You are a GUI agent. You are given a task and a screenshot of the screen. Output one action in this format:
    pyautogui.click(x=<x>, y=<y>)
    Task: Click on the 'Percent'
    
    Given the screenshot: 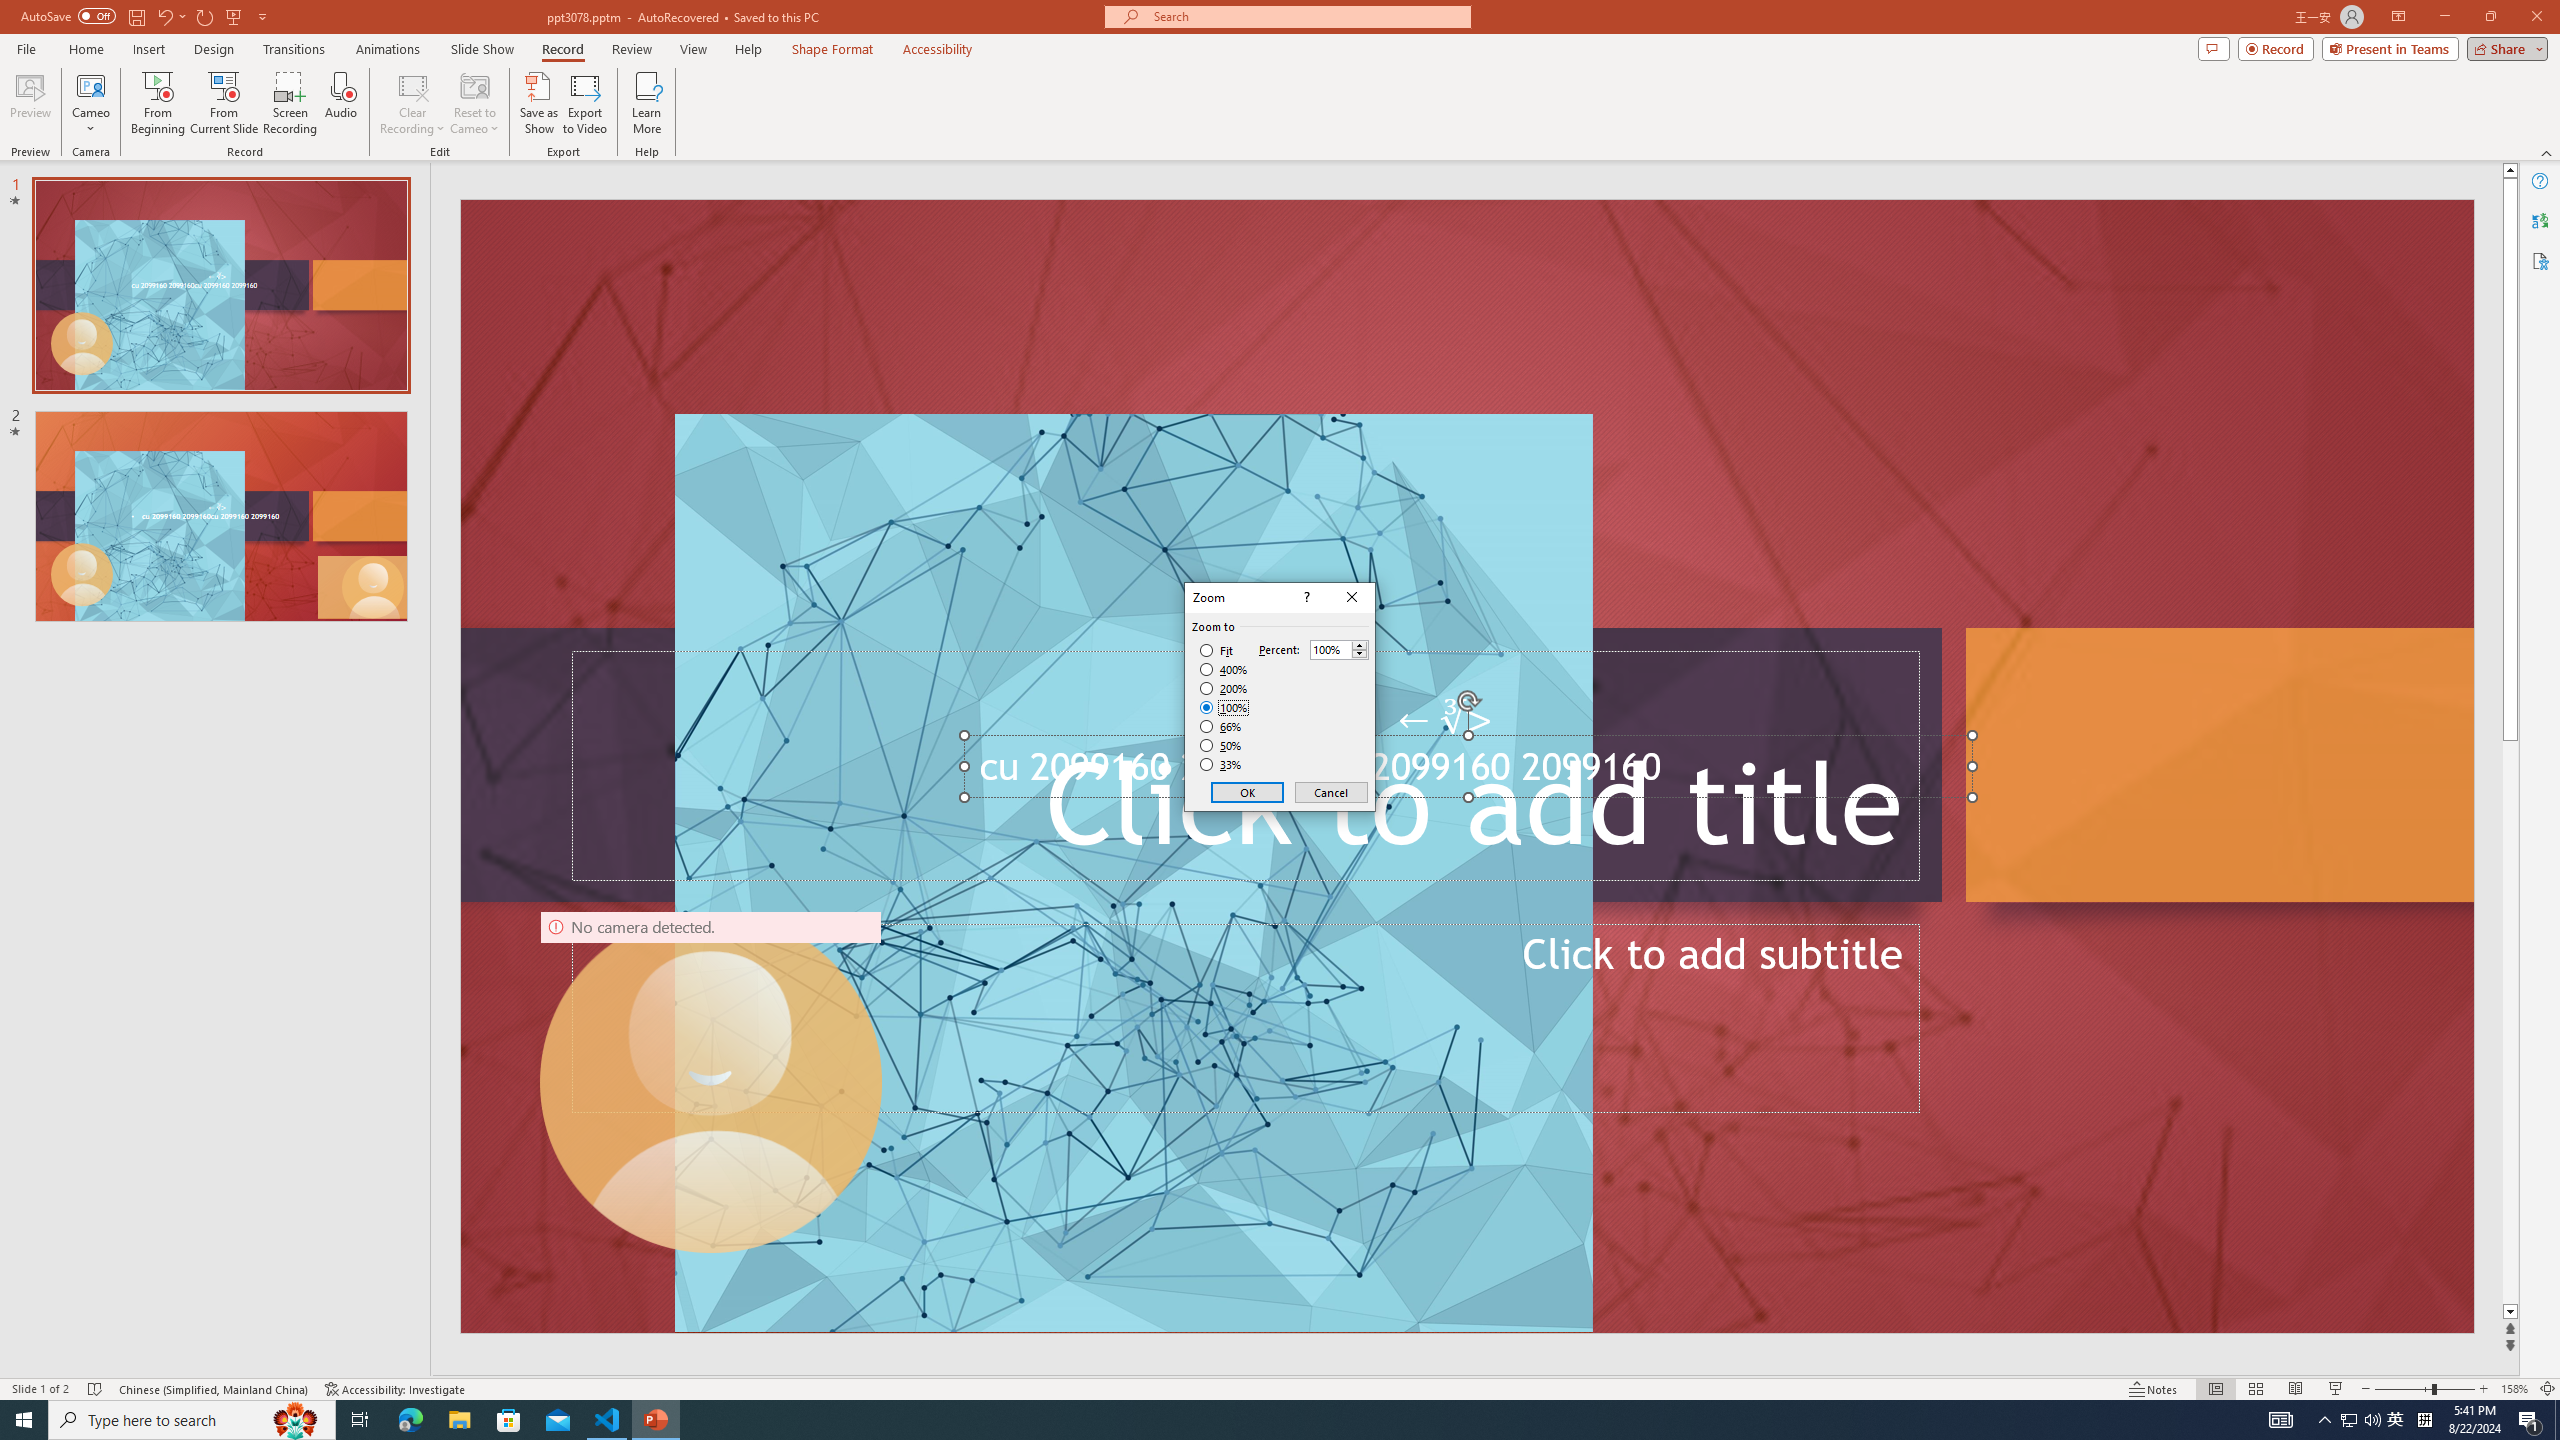 What is the action you would take?
    pyautogui.click(x=1330, y=650)
    